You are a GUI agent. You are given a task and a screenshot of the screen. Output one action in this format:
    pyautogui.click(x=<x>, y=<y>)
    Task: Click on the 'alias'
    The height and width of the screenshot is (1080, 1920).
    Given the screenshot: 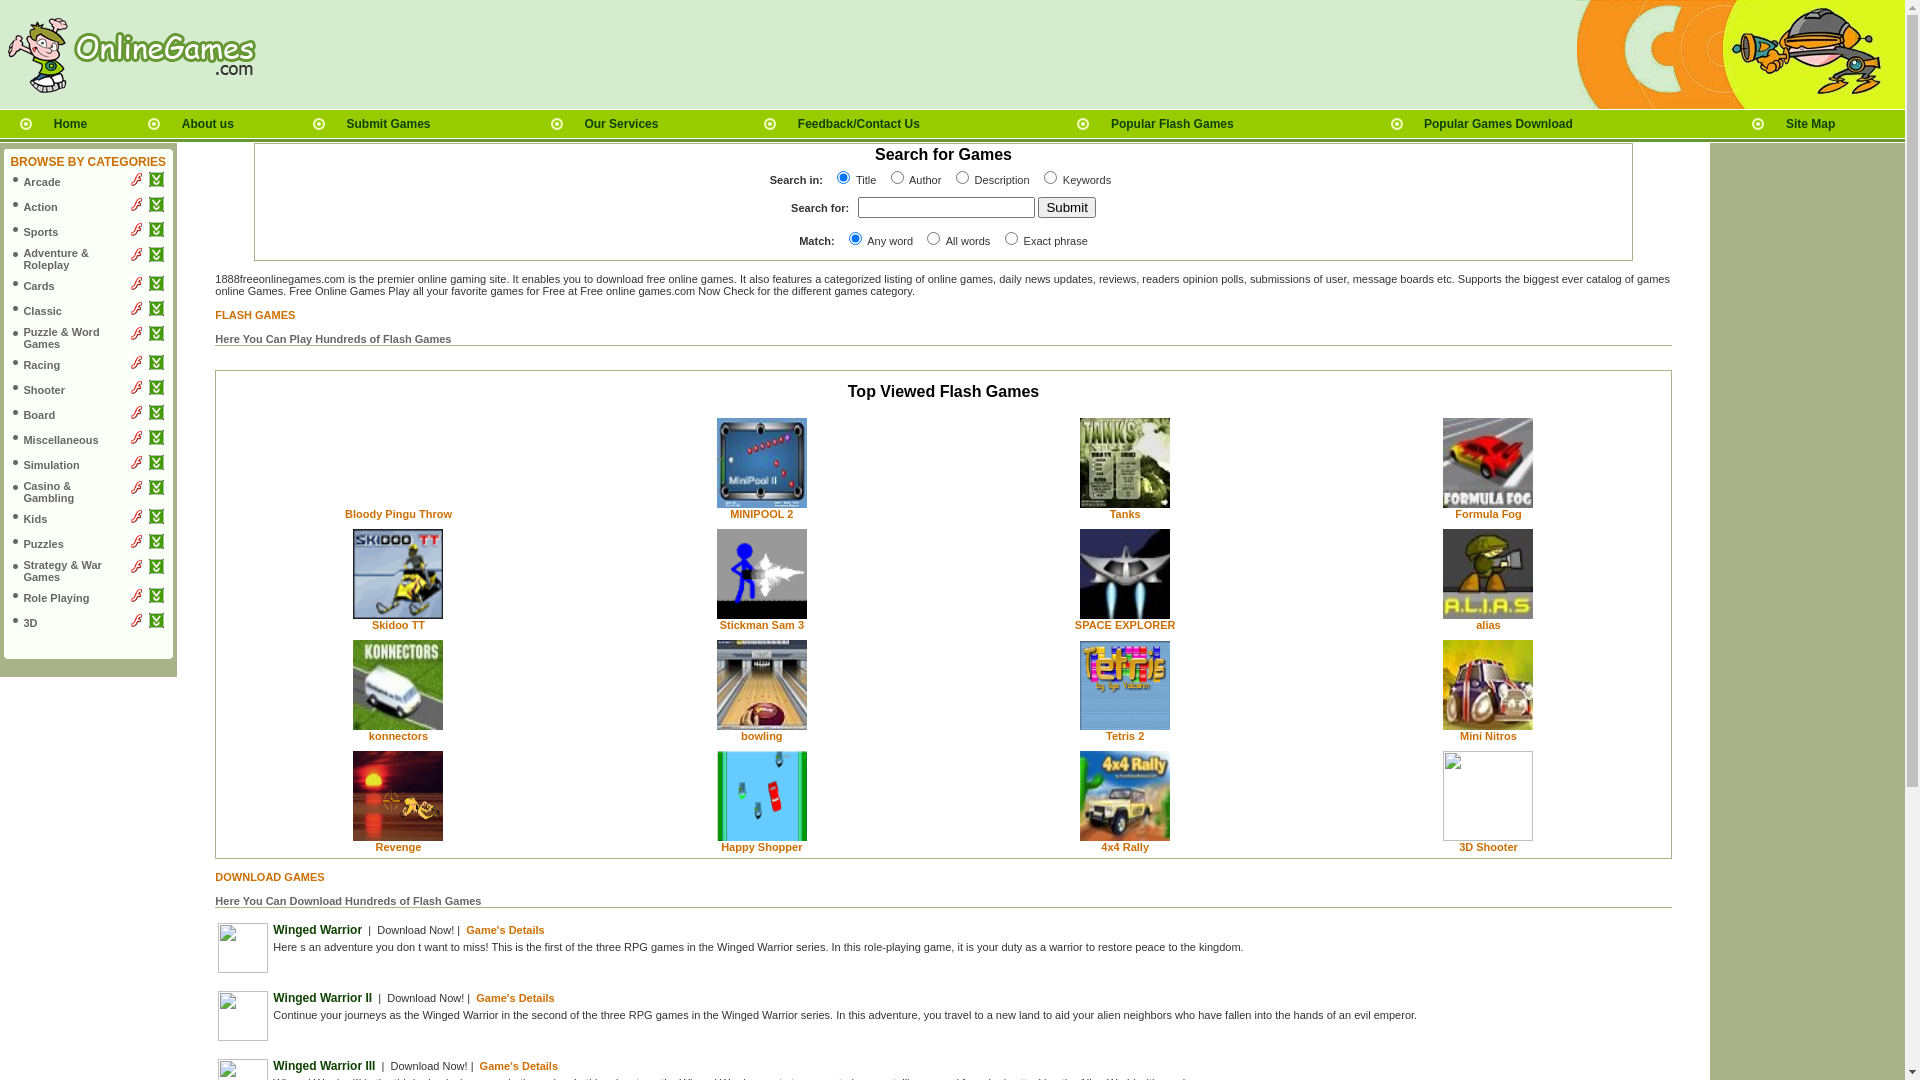 What is the action you would take?
    pyautogui.click(x=1476, y=623)
    